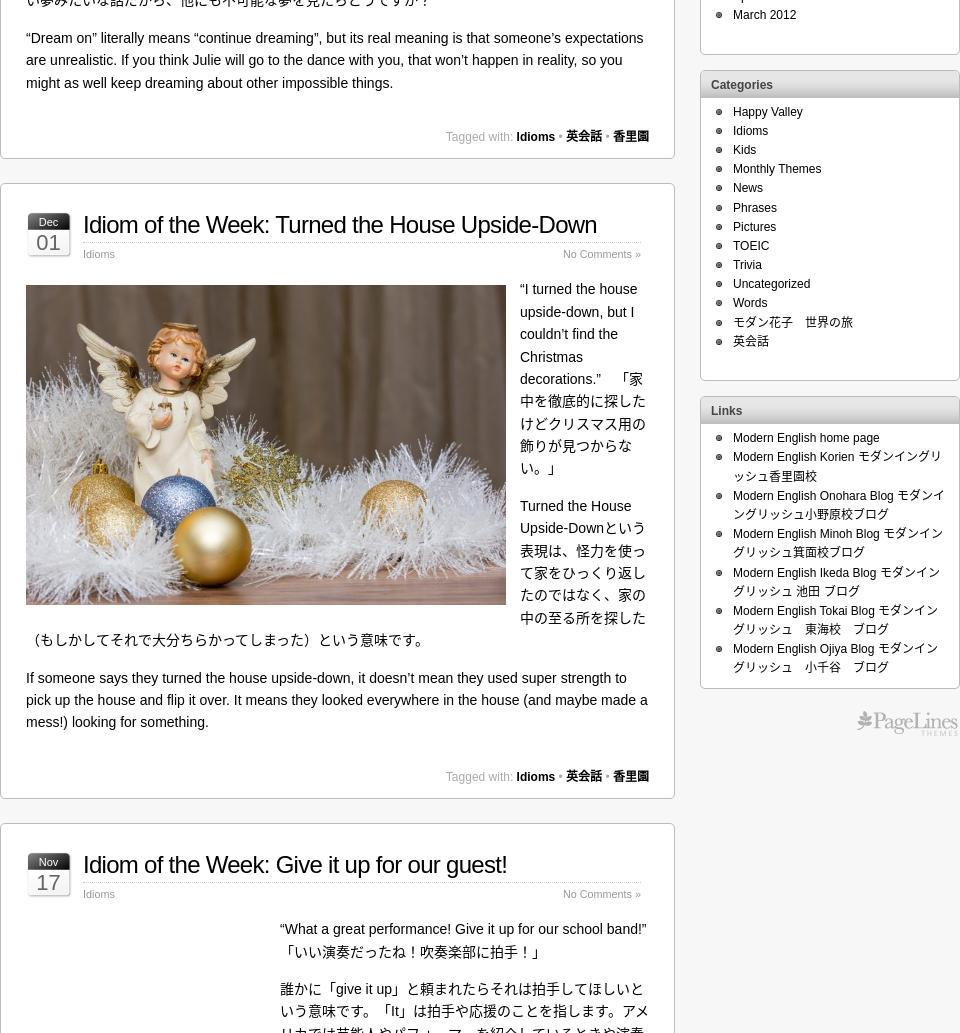 This screenshot has width=960, height=1033. I want to click on 'Idiom of the Week: Give it up for our guest!', so click(294, 862).